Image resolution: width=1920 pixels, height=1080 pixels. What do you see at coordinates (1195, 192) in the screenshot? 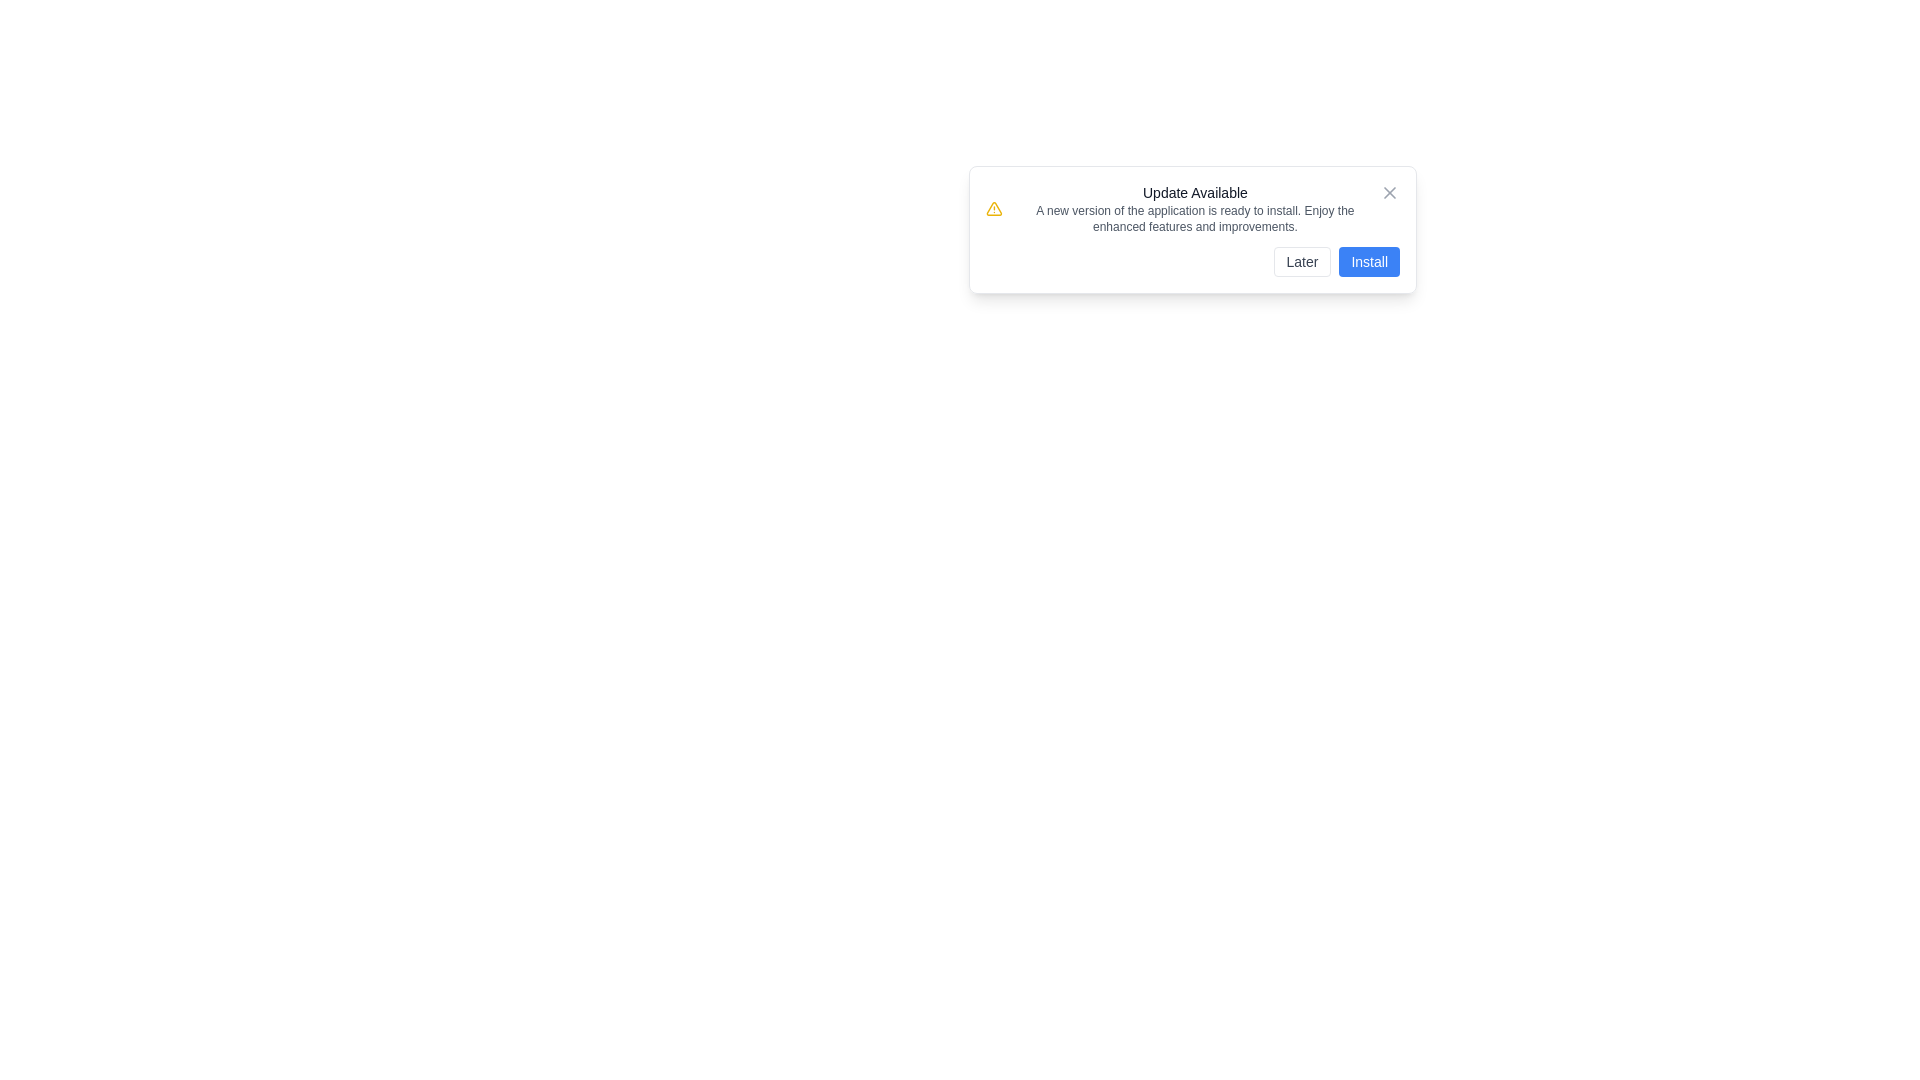
I see `the Text Label that indicates an update is available for the application, located at the top of the notification card` at bounding box center [1195, 192].